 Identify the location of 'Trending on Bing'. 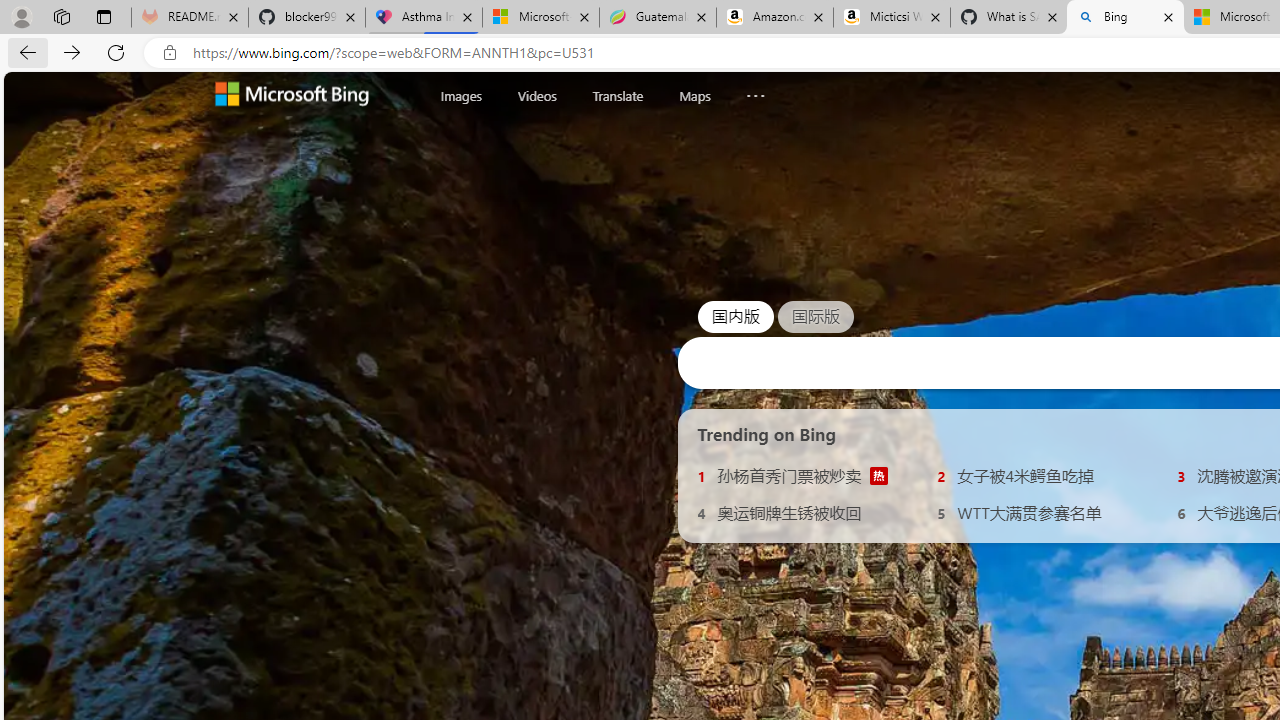
(766, 433).